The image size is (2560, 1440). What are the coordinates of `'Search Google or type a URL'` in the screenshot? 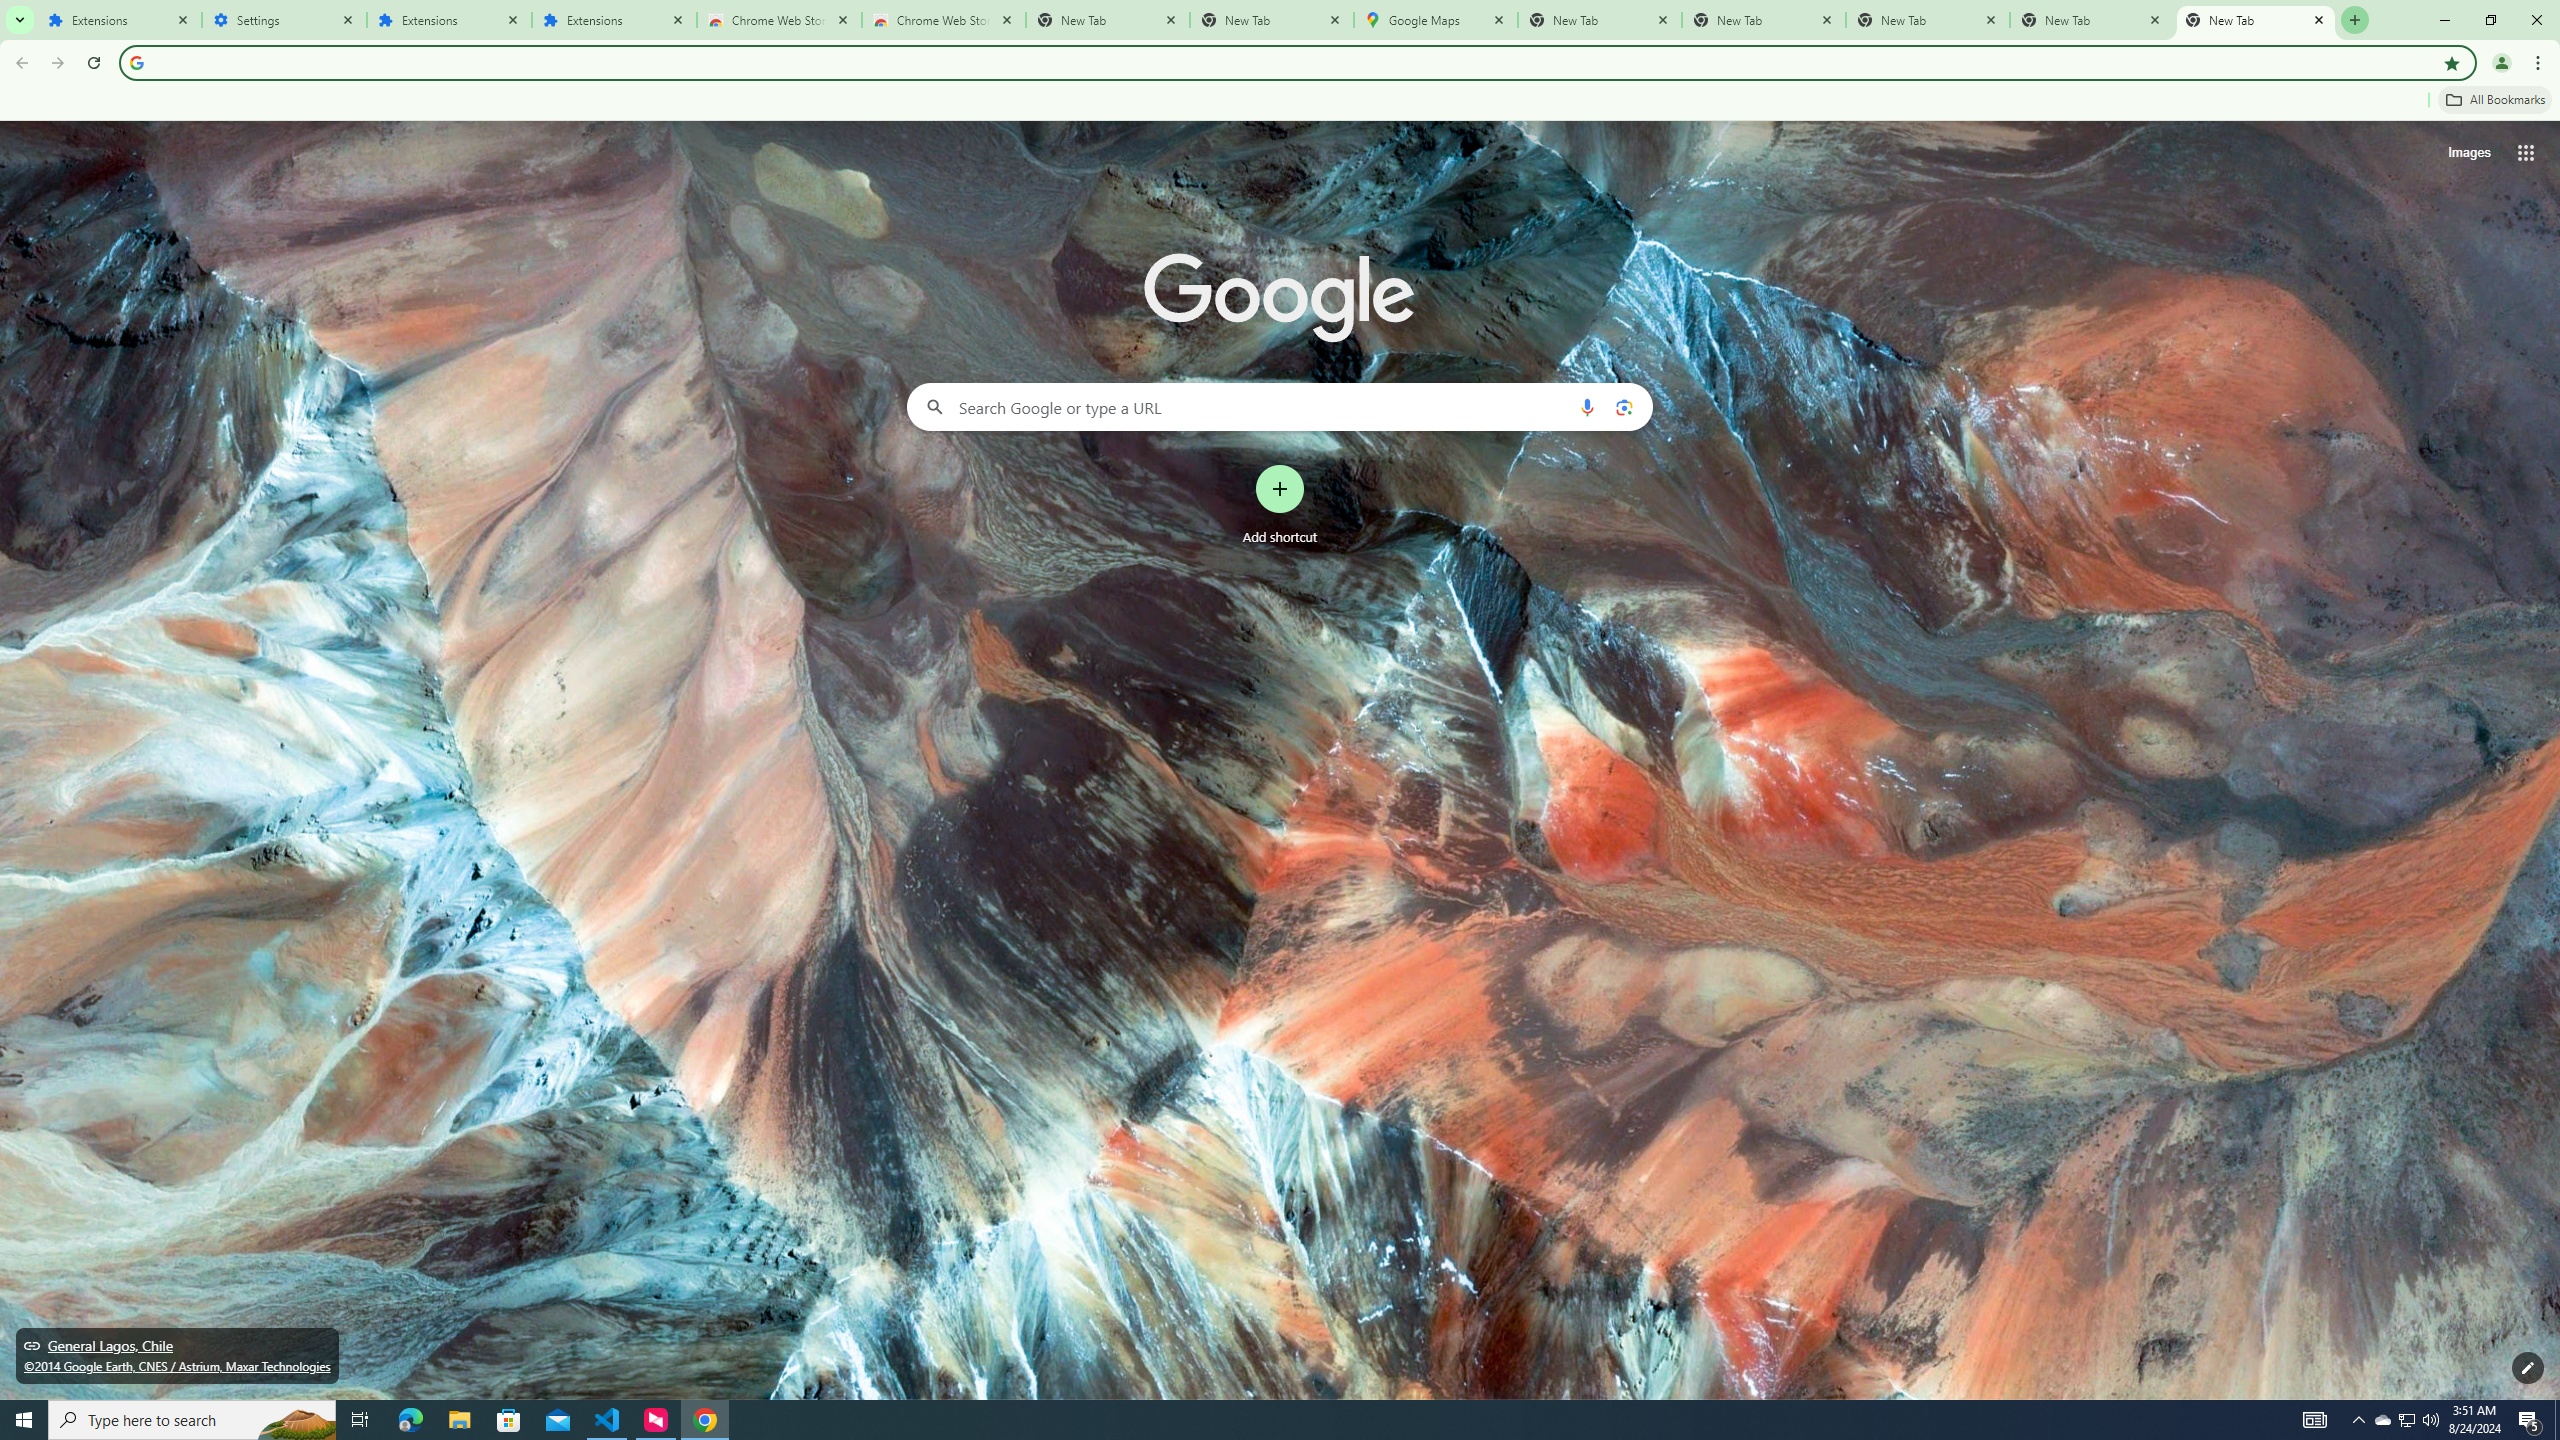 It's located at (1280, 405).